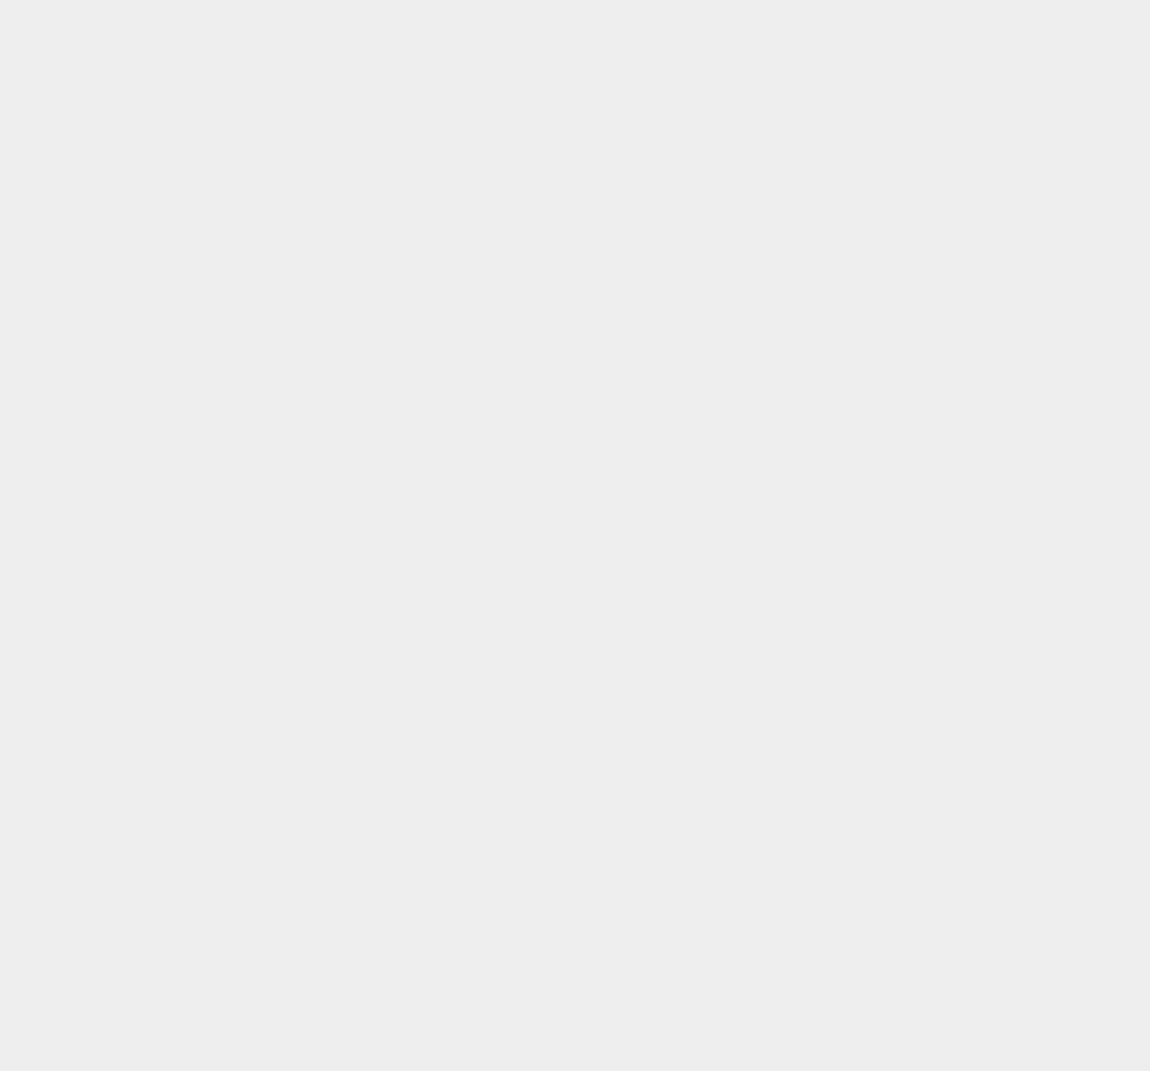 This screenshot has height=1071, width=1150. I want to click on 'iOS 8.2', so click(834, 132).